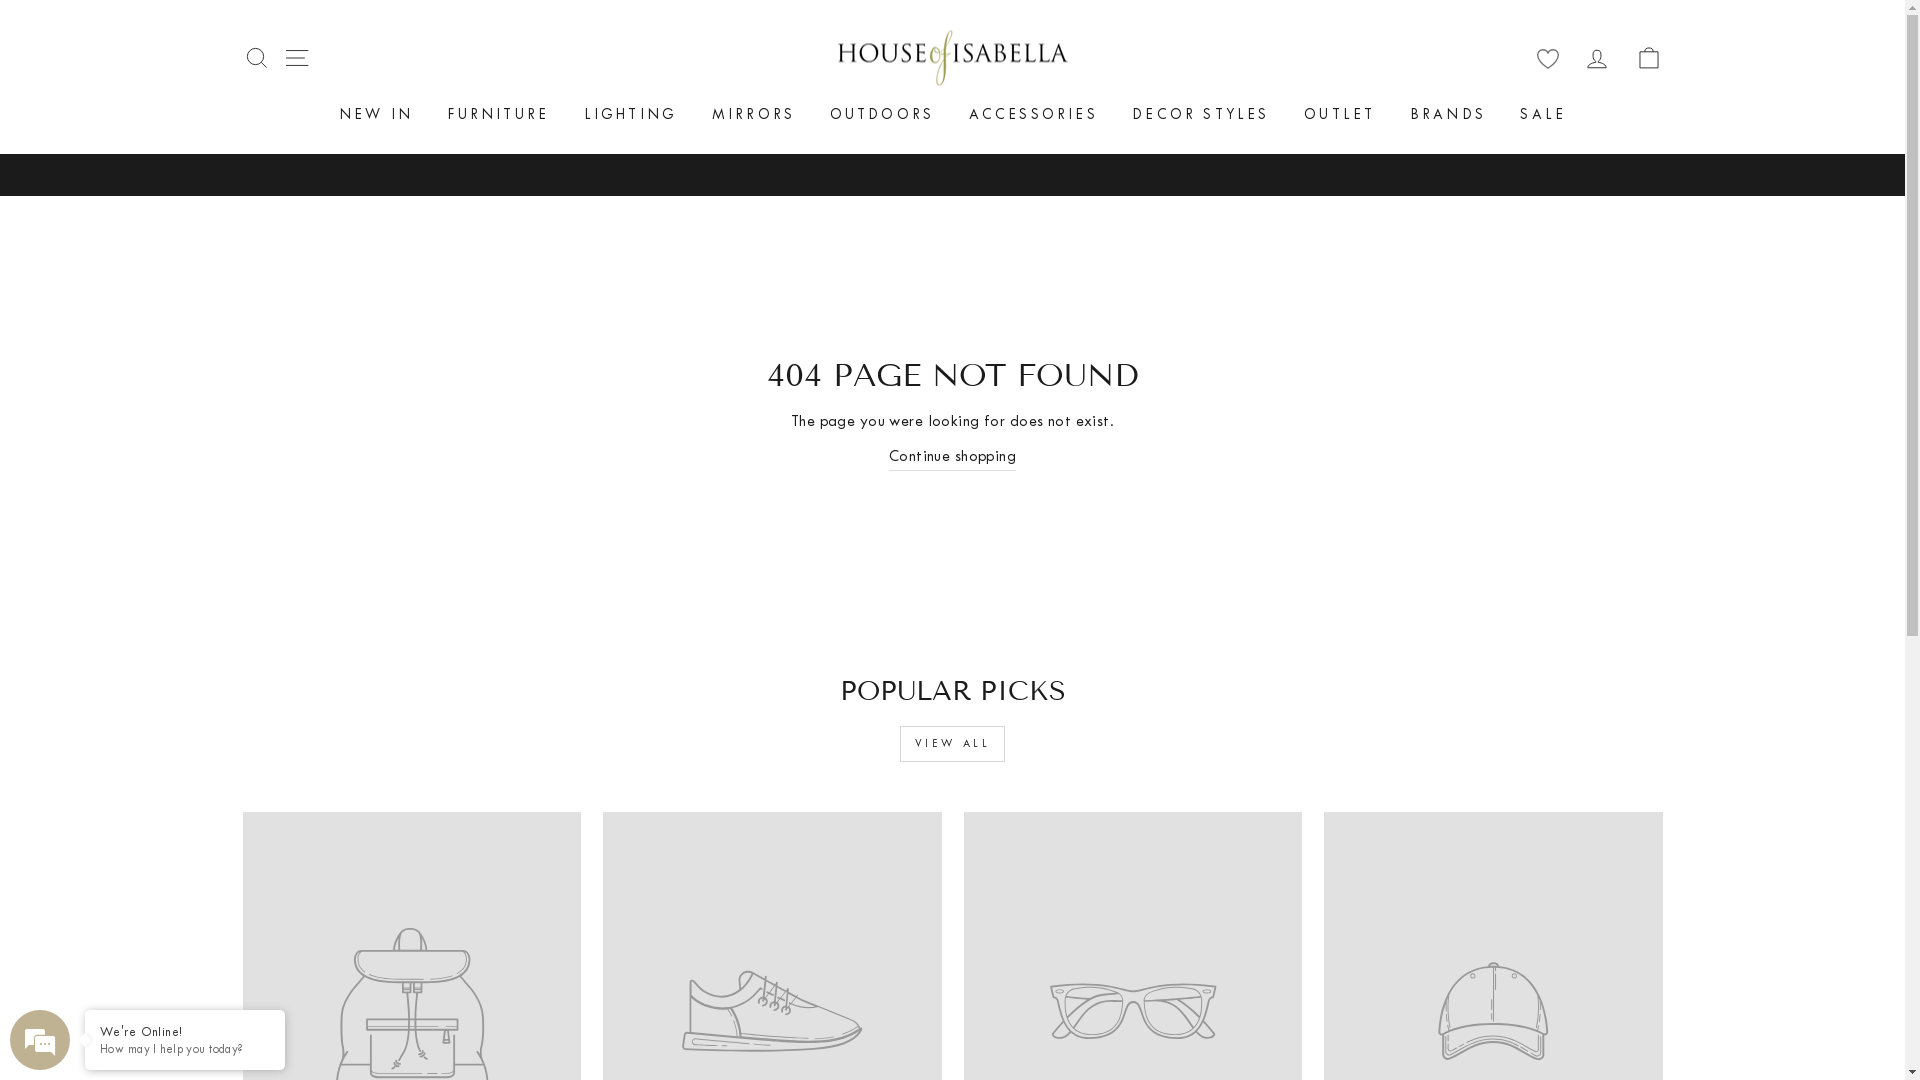 Image resolution: width=1920 pixels, height=1080 pixels. What do you see at coordinates (431, 114) in the screenshot?
I see `'FURNITURE'` at bounding box center [431, 114].